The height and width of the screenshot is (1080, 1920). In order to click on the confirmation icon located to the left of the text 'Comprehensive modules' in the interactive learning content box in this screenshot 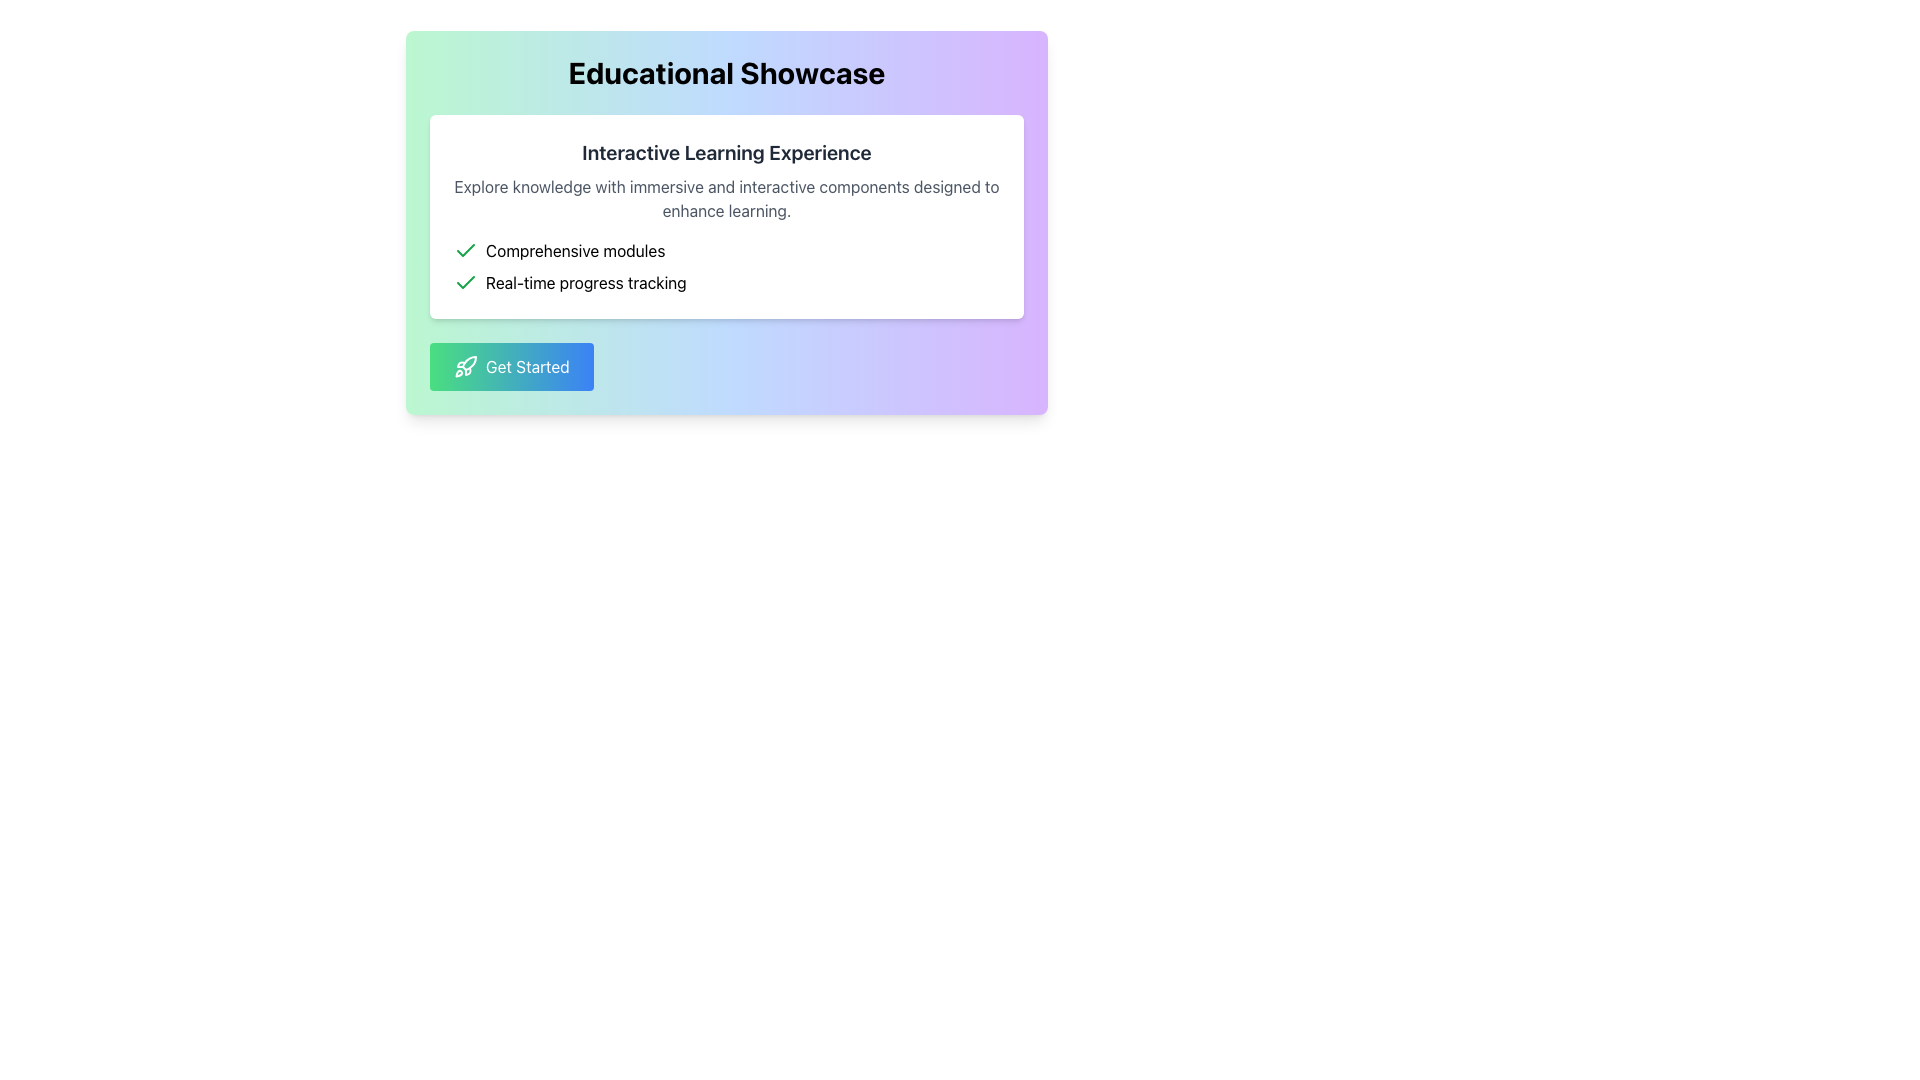, I will do `click(464, 249)`.